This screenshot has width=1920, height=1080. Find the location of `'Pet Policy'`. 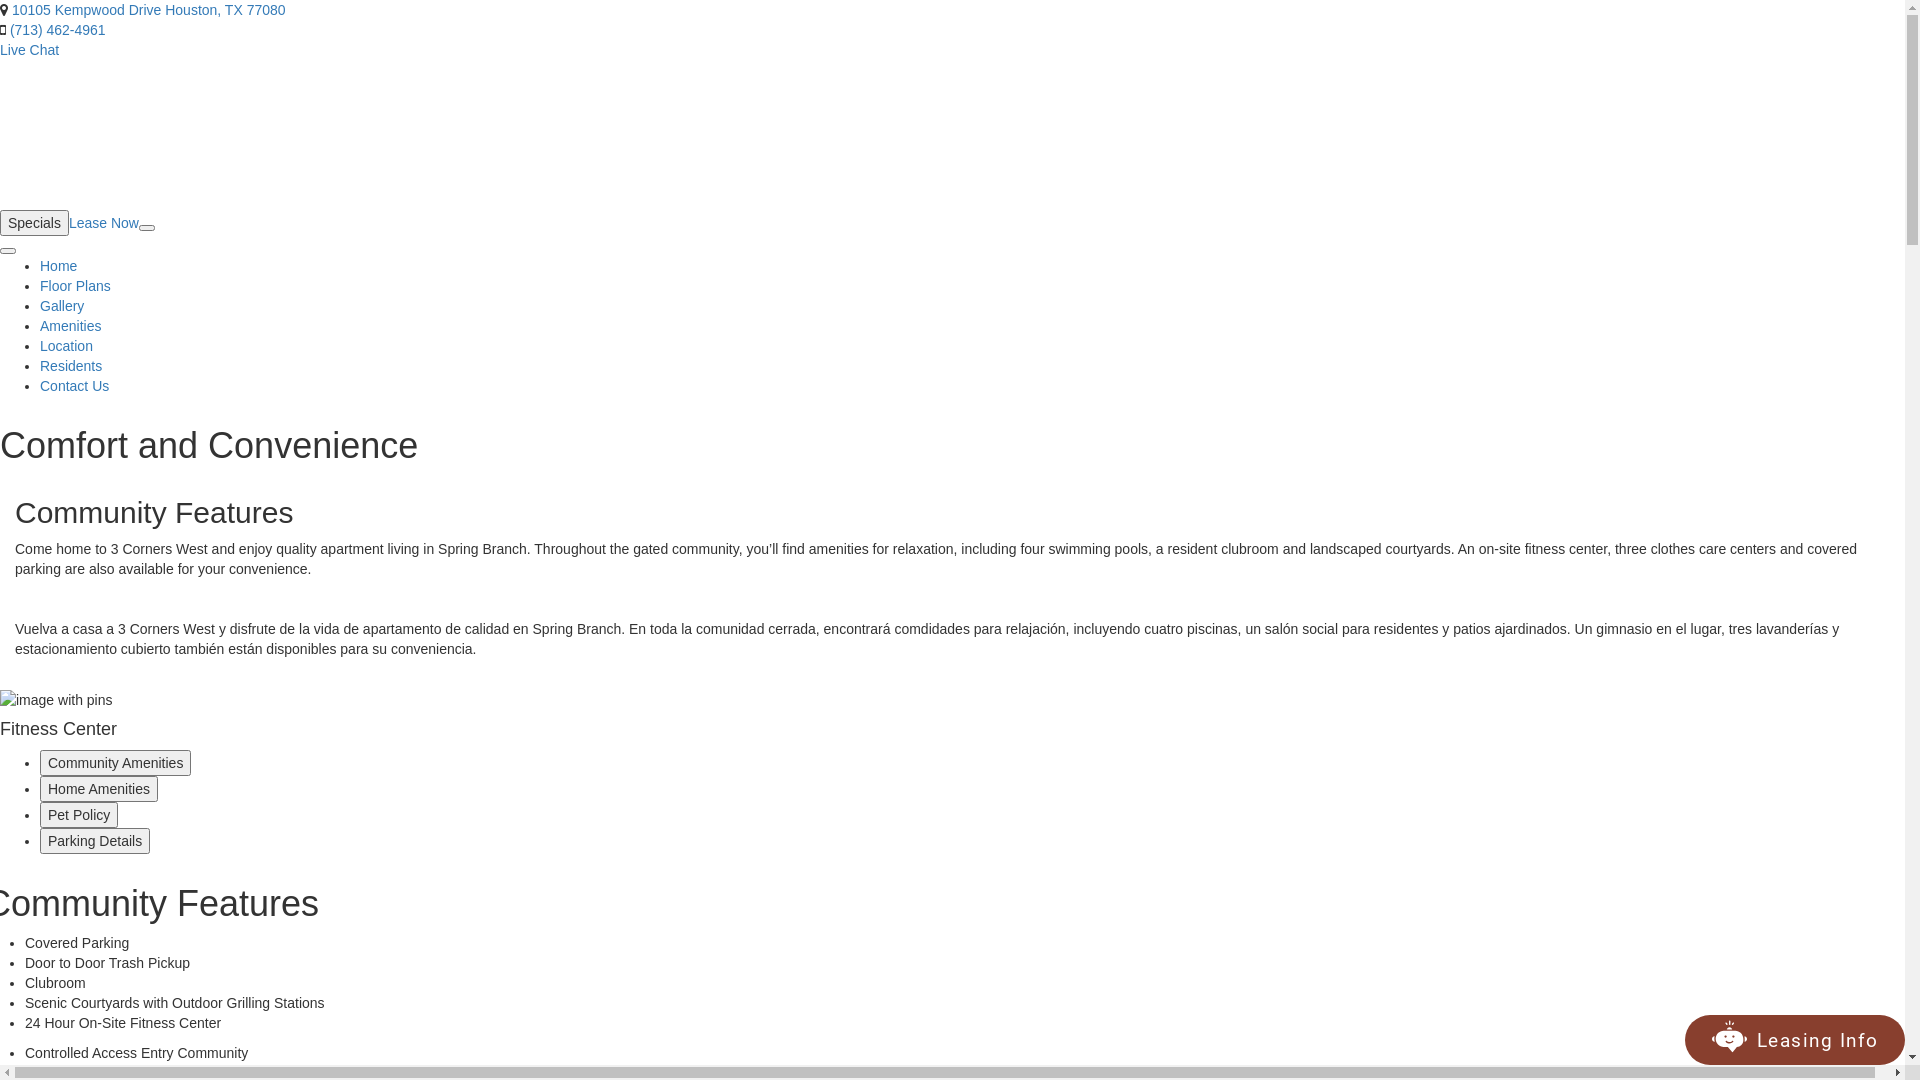

'Pet Policy' is located at coordinates (39, 814).